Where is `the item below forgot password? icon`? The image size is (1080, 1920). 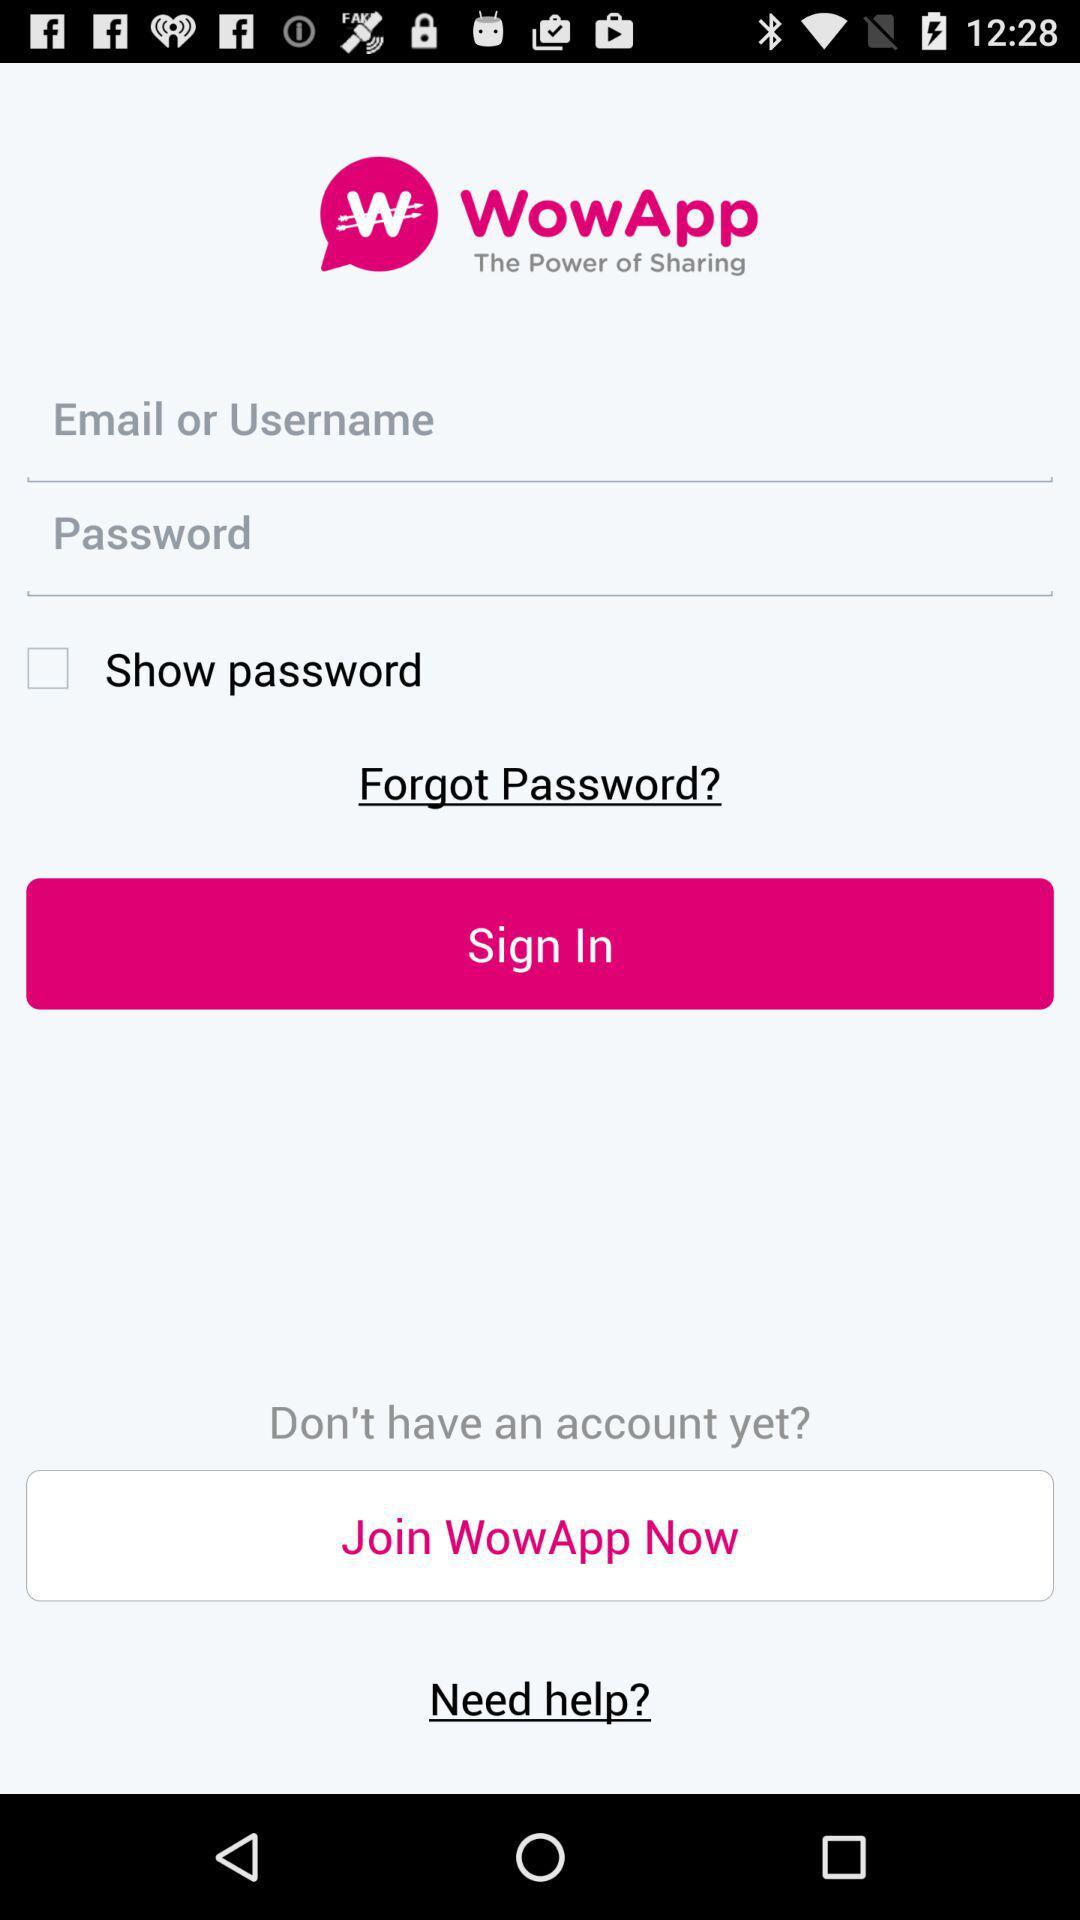 the item below forgot password? icon is located at coordinates (540, 942).